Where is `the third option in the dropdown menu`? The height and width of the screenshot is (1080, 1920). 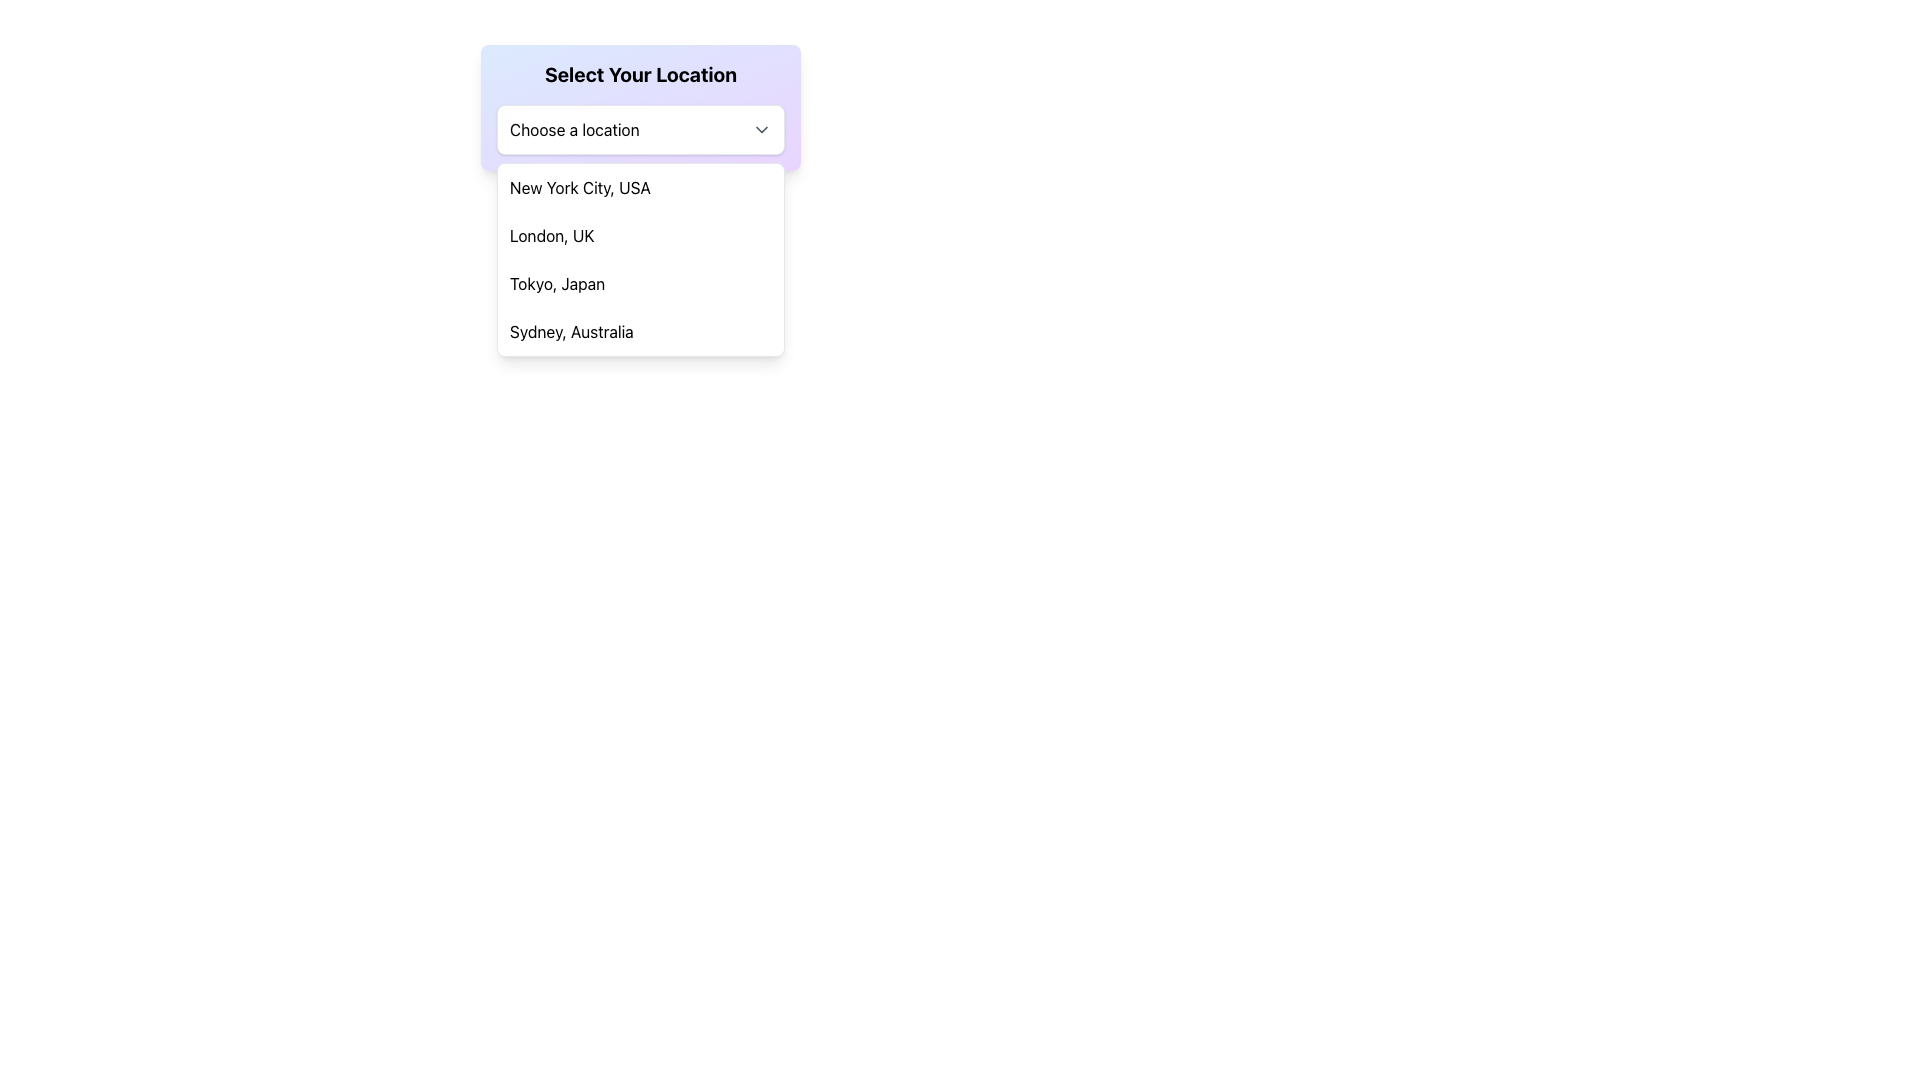
the third option in the dropdown menu is located at coordinates (641, 284).